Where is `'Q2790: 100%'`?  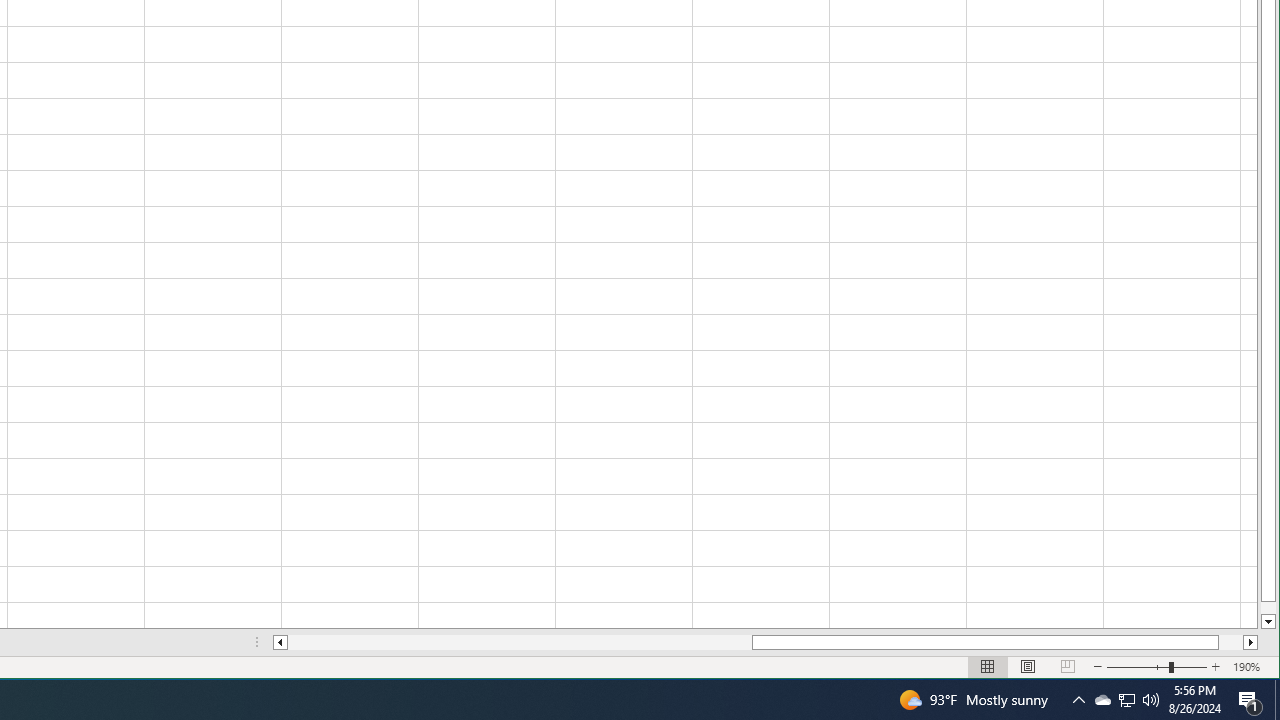
'Q2790: 100%' is located at coordinates (1127, 698).